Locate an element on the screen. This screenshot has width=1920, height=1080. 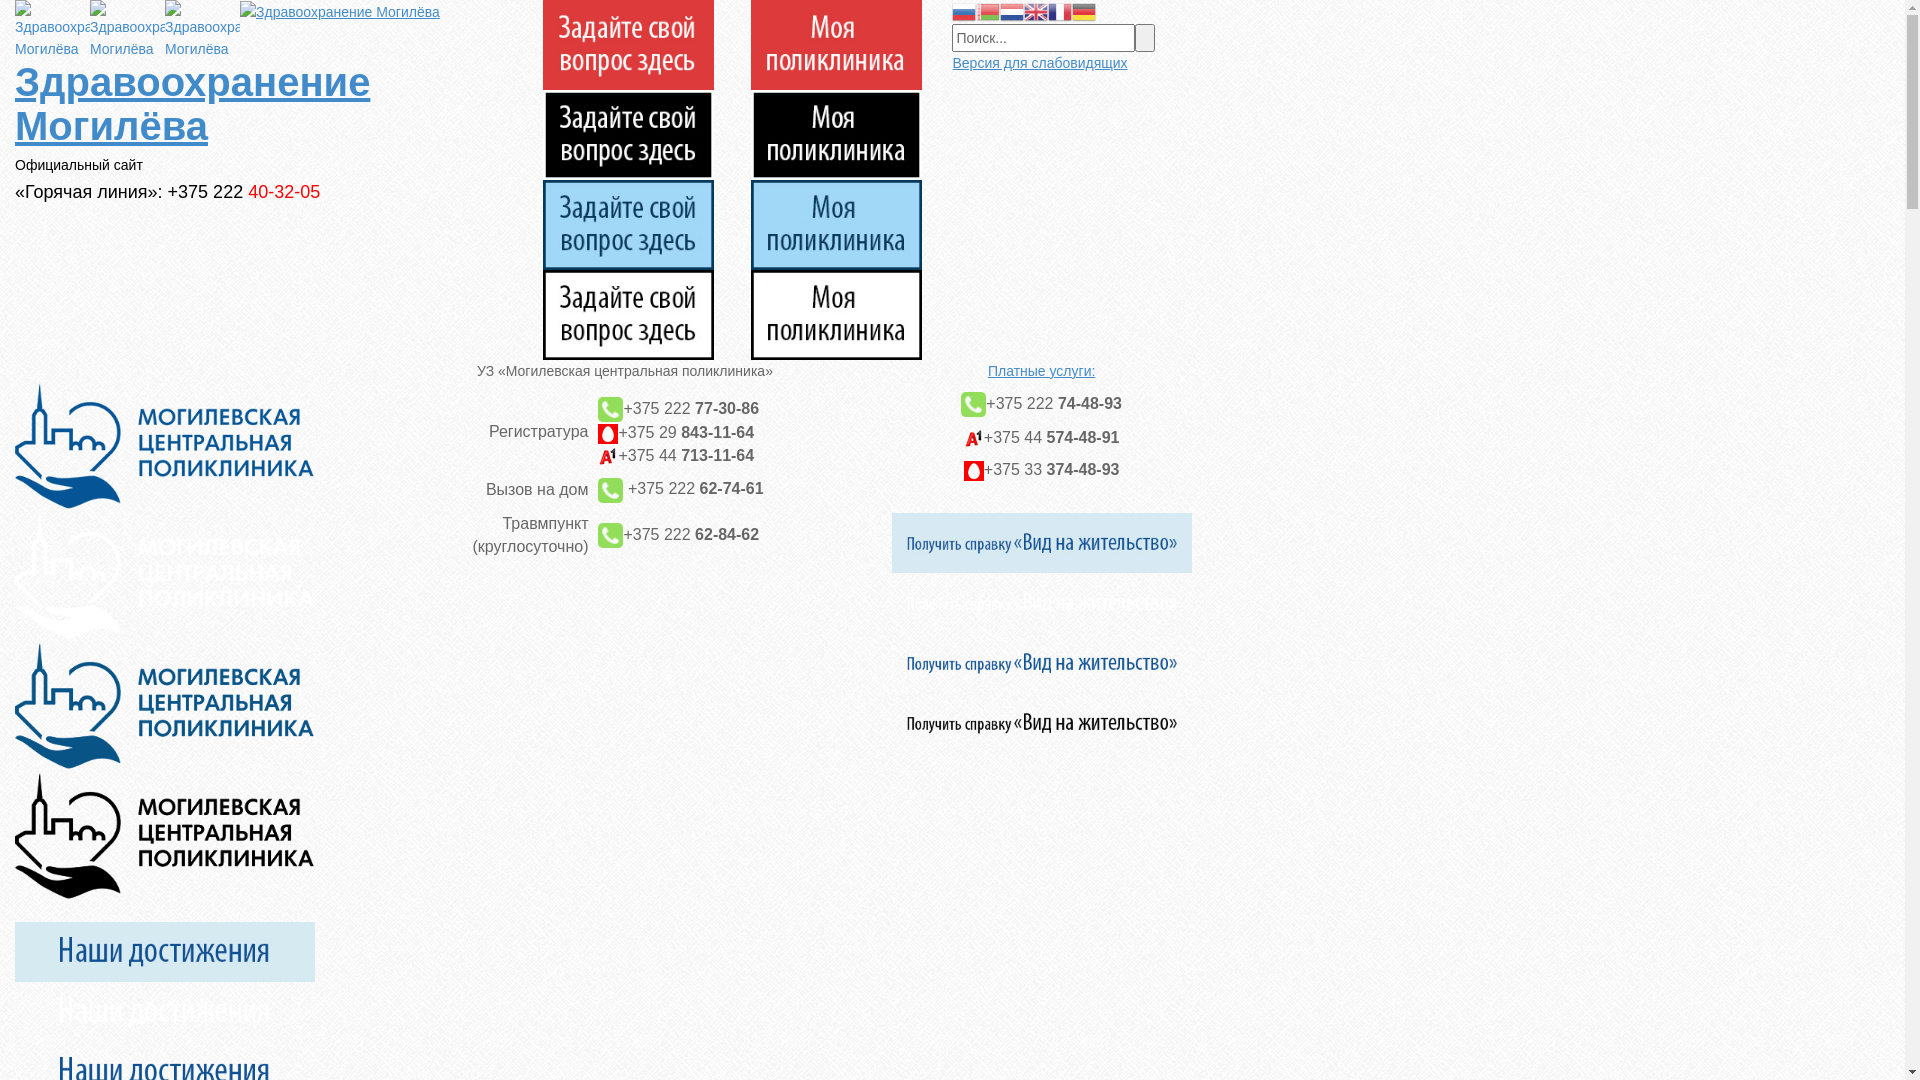
'English' is located at coordinates (1036, 11).